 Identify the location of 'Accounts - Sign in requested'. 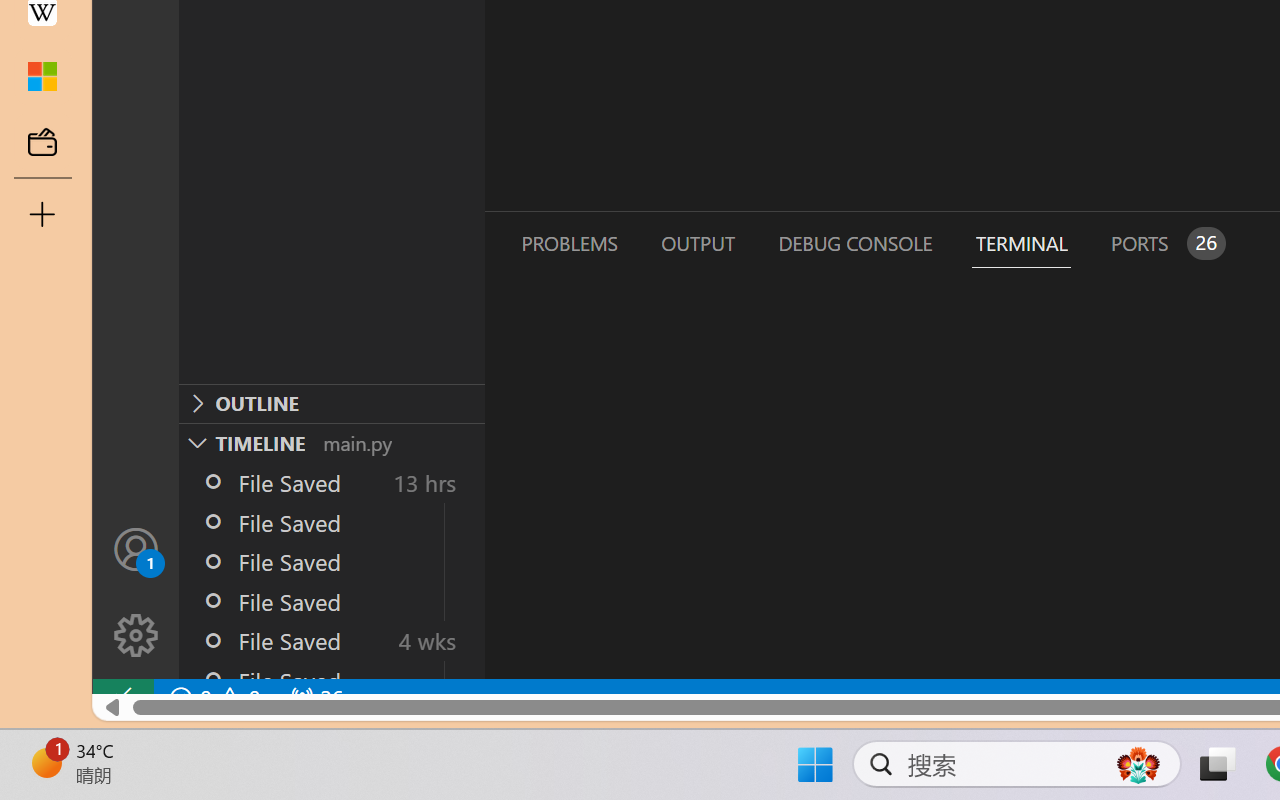
(134, 548).